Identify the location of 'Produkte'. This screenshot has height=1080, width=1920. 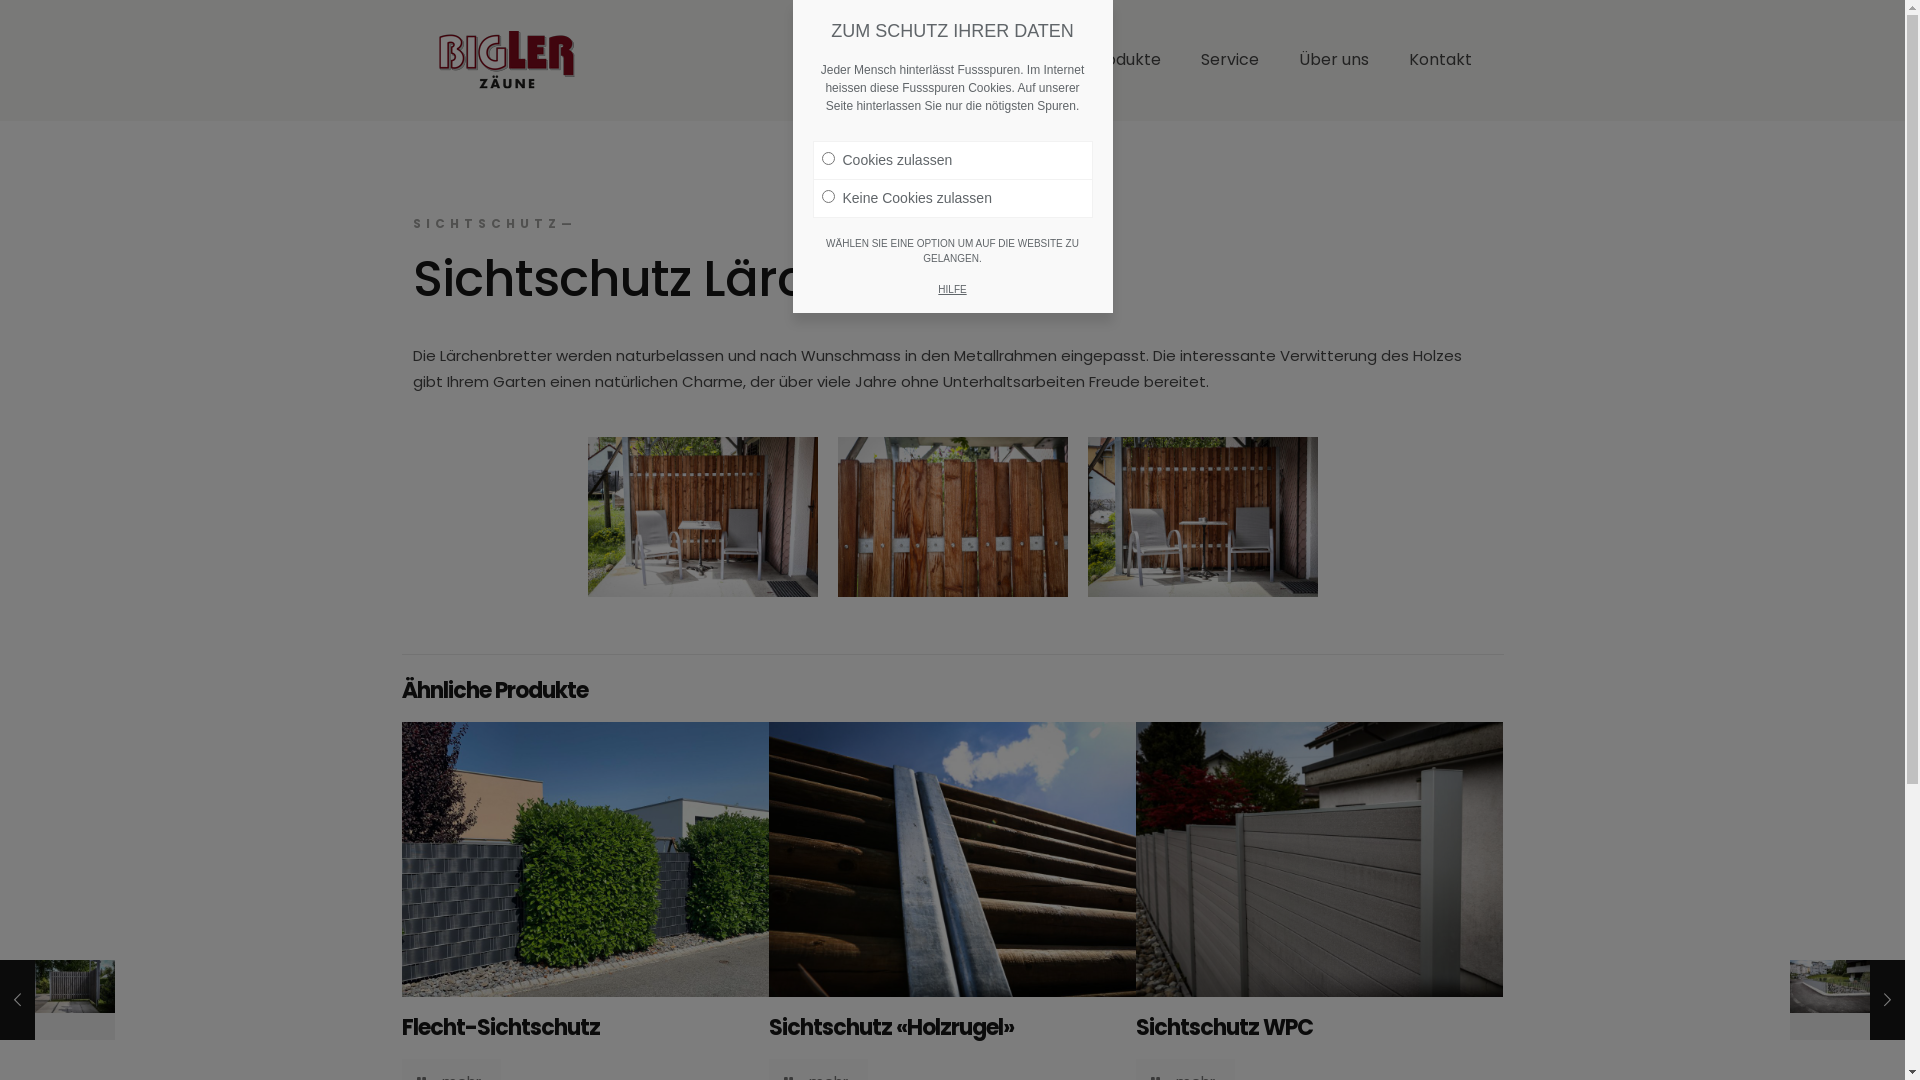
(1123, 59).